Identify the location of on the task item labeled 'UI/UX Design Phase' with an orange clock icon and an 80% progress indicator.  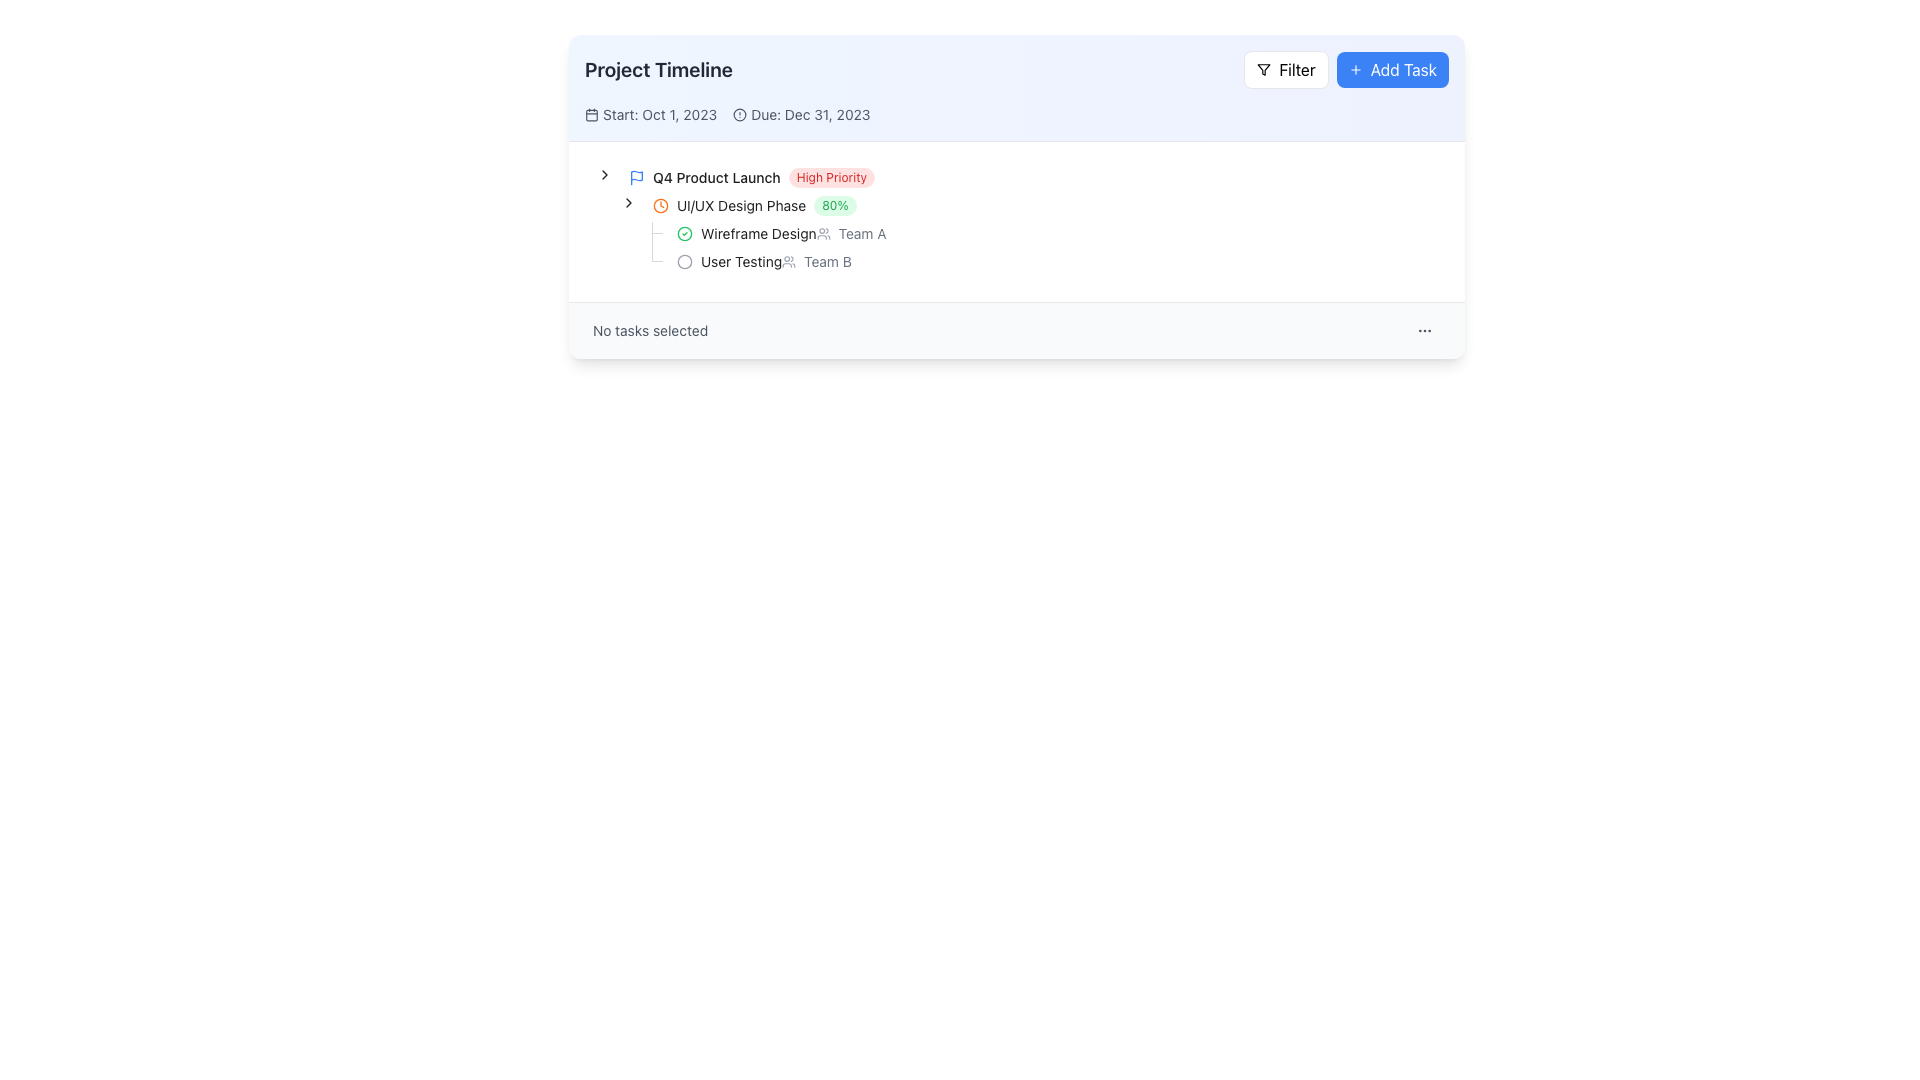
(753, 205).